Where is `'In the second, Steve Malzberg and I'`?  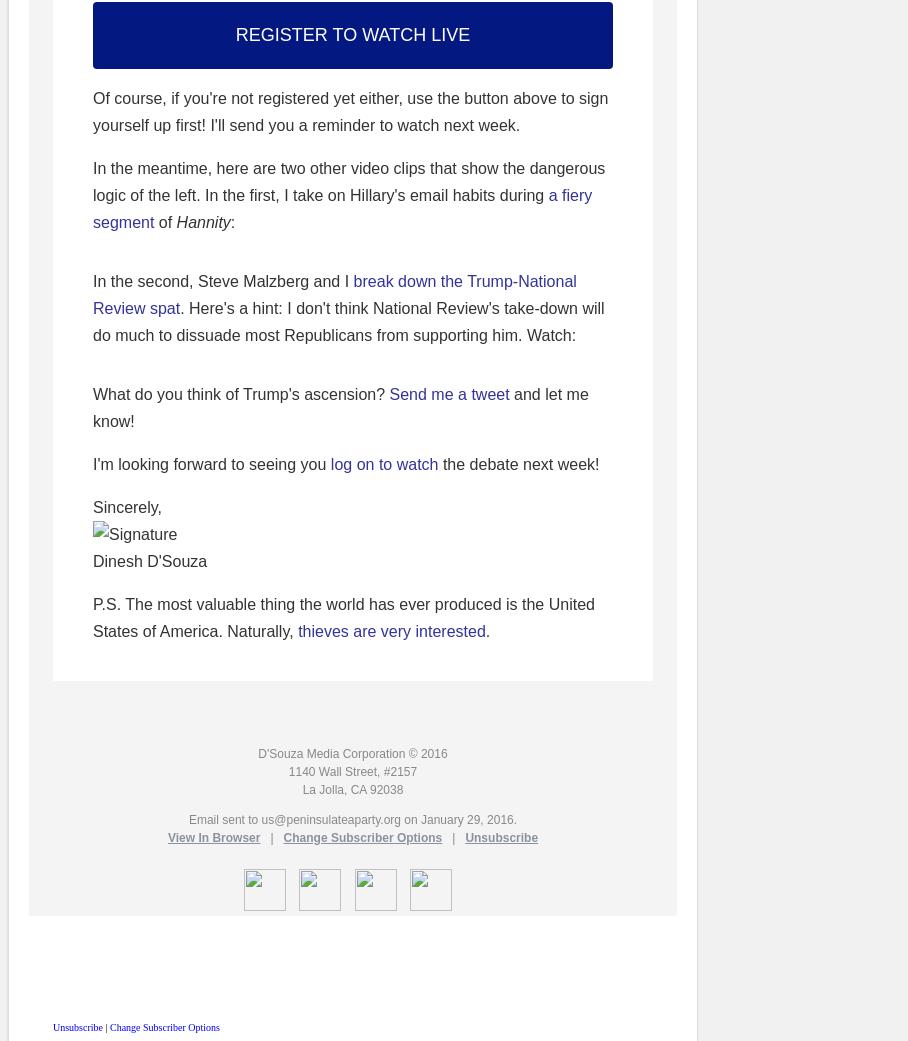 'In the second, Steve Malzberg and I' is located at coordinates (223, 280).